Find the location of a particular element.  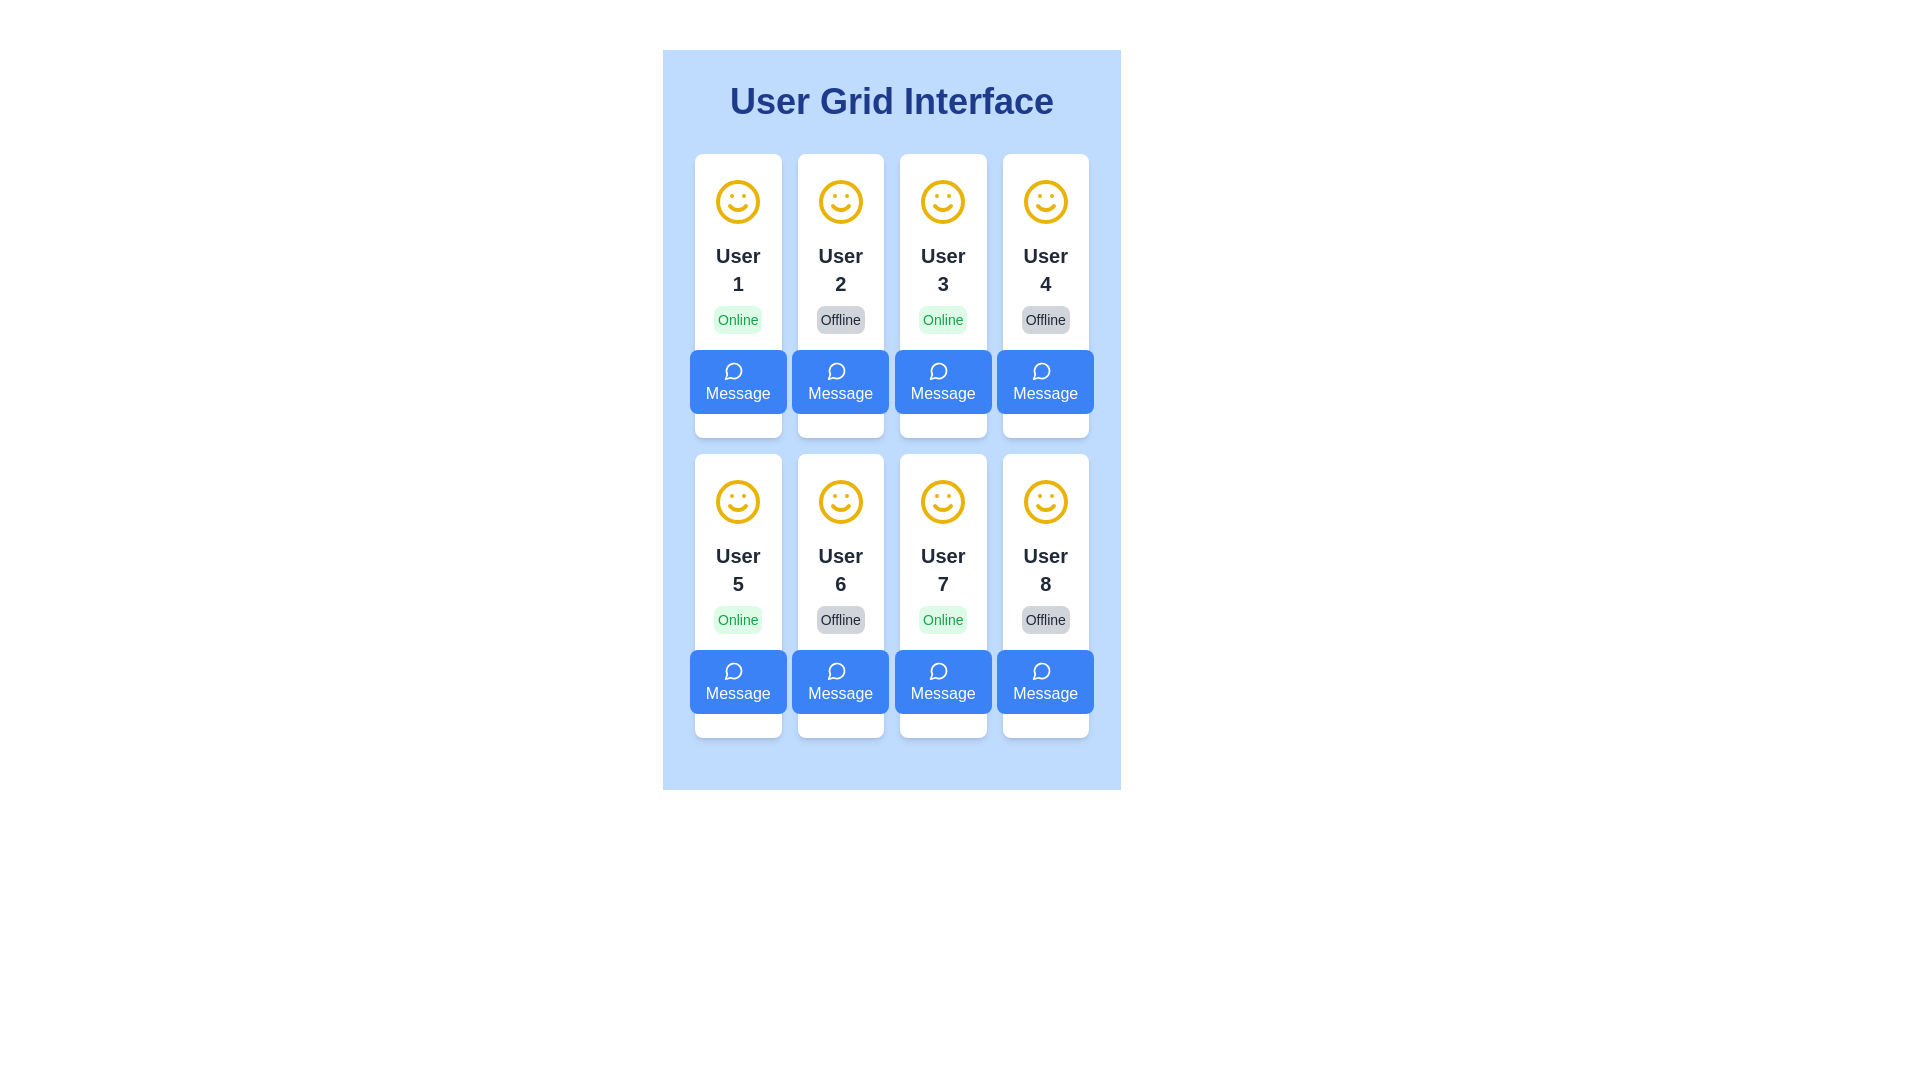

the offline status label located in the sixth user card, positioned below the username 'User 6' and above the 'Message' button is located at coordinates (840, 619).